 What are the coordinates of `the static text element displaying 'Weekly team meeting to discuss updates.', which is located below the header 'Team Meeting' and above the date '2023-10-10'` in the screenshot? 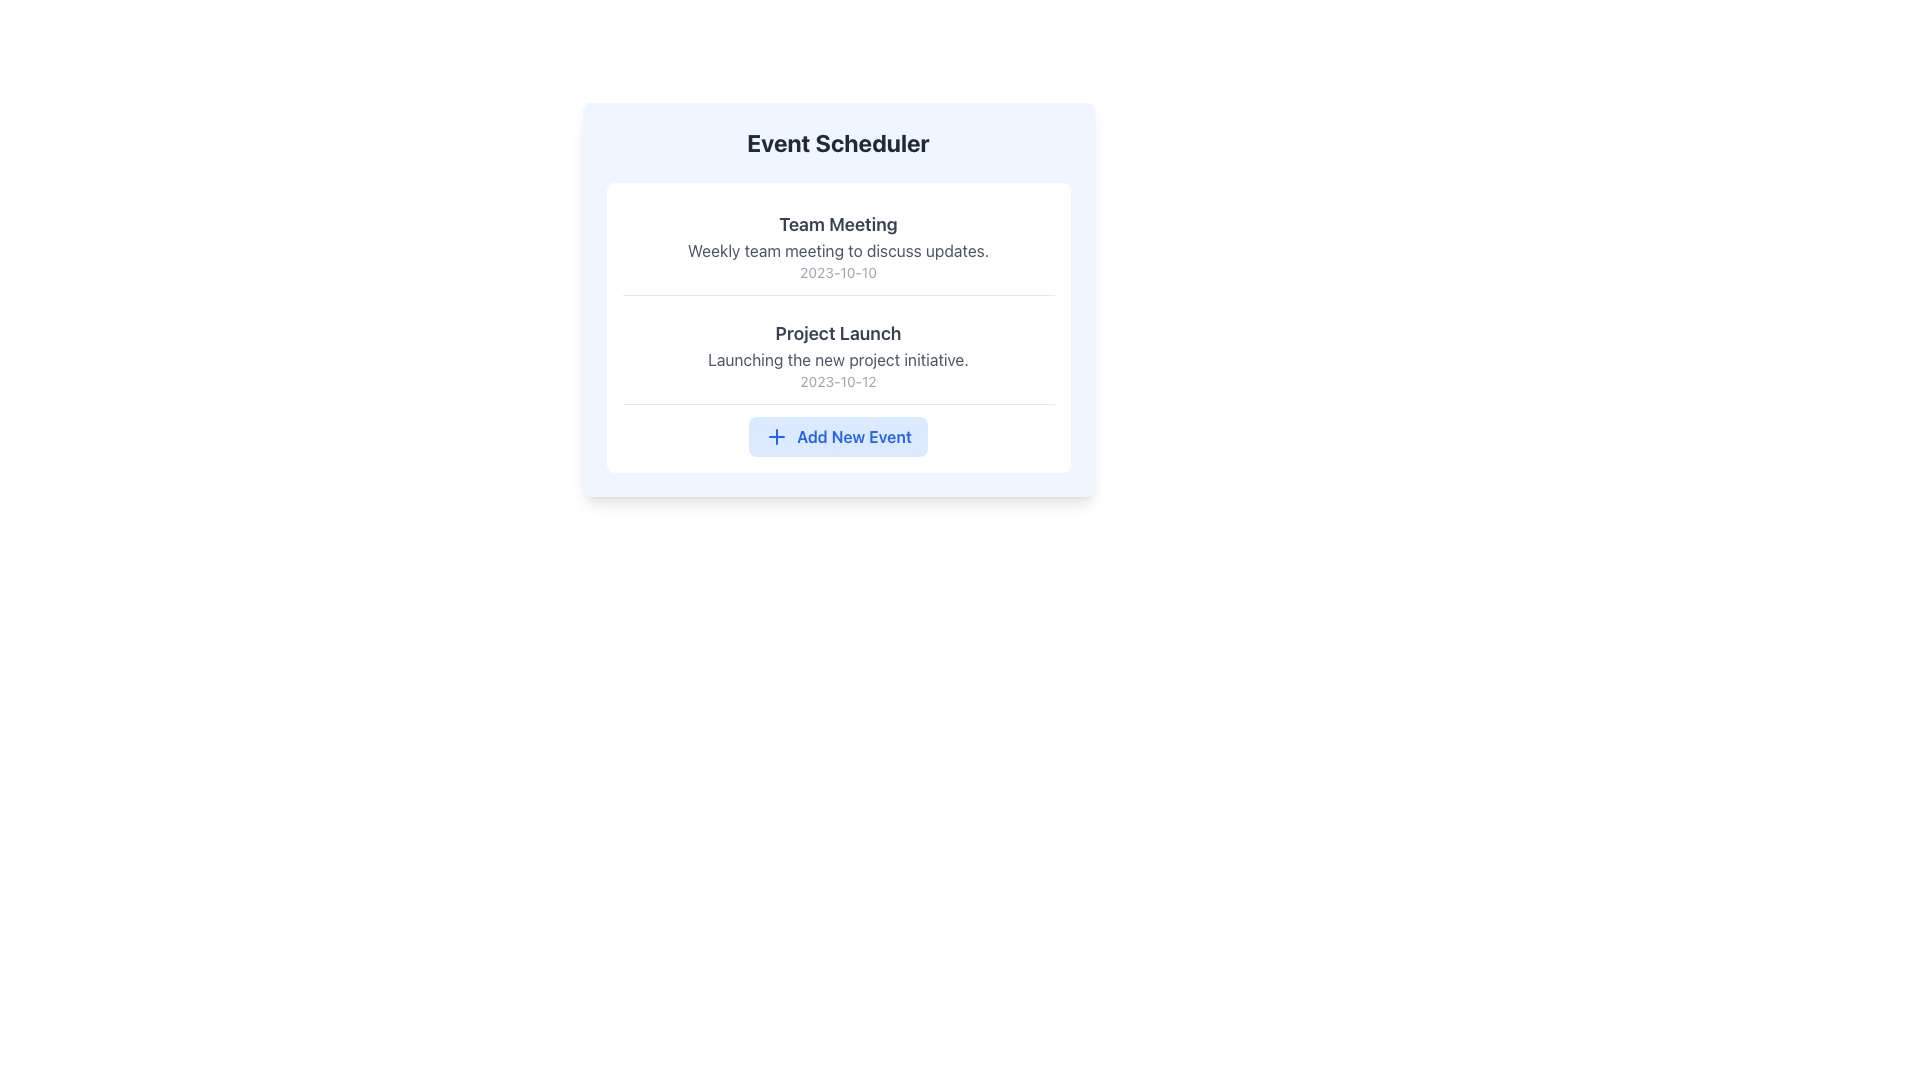 It's located at (838, 249).